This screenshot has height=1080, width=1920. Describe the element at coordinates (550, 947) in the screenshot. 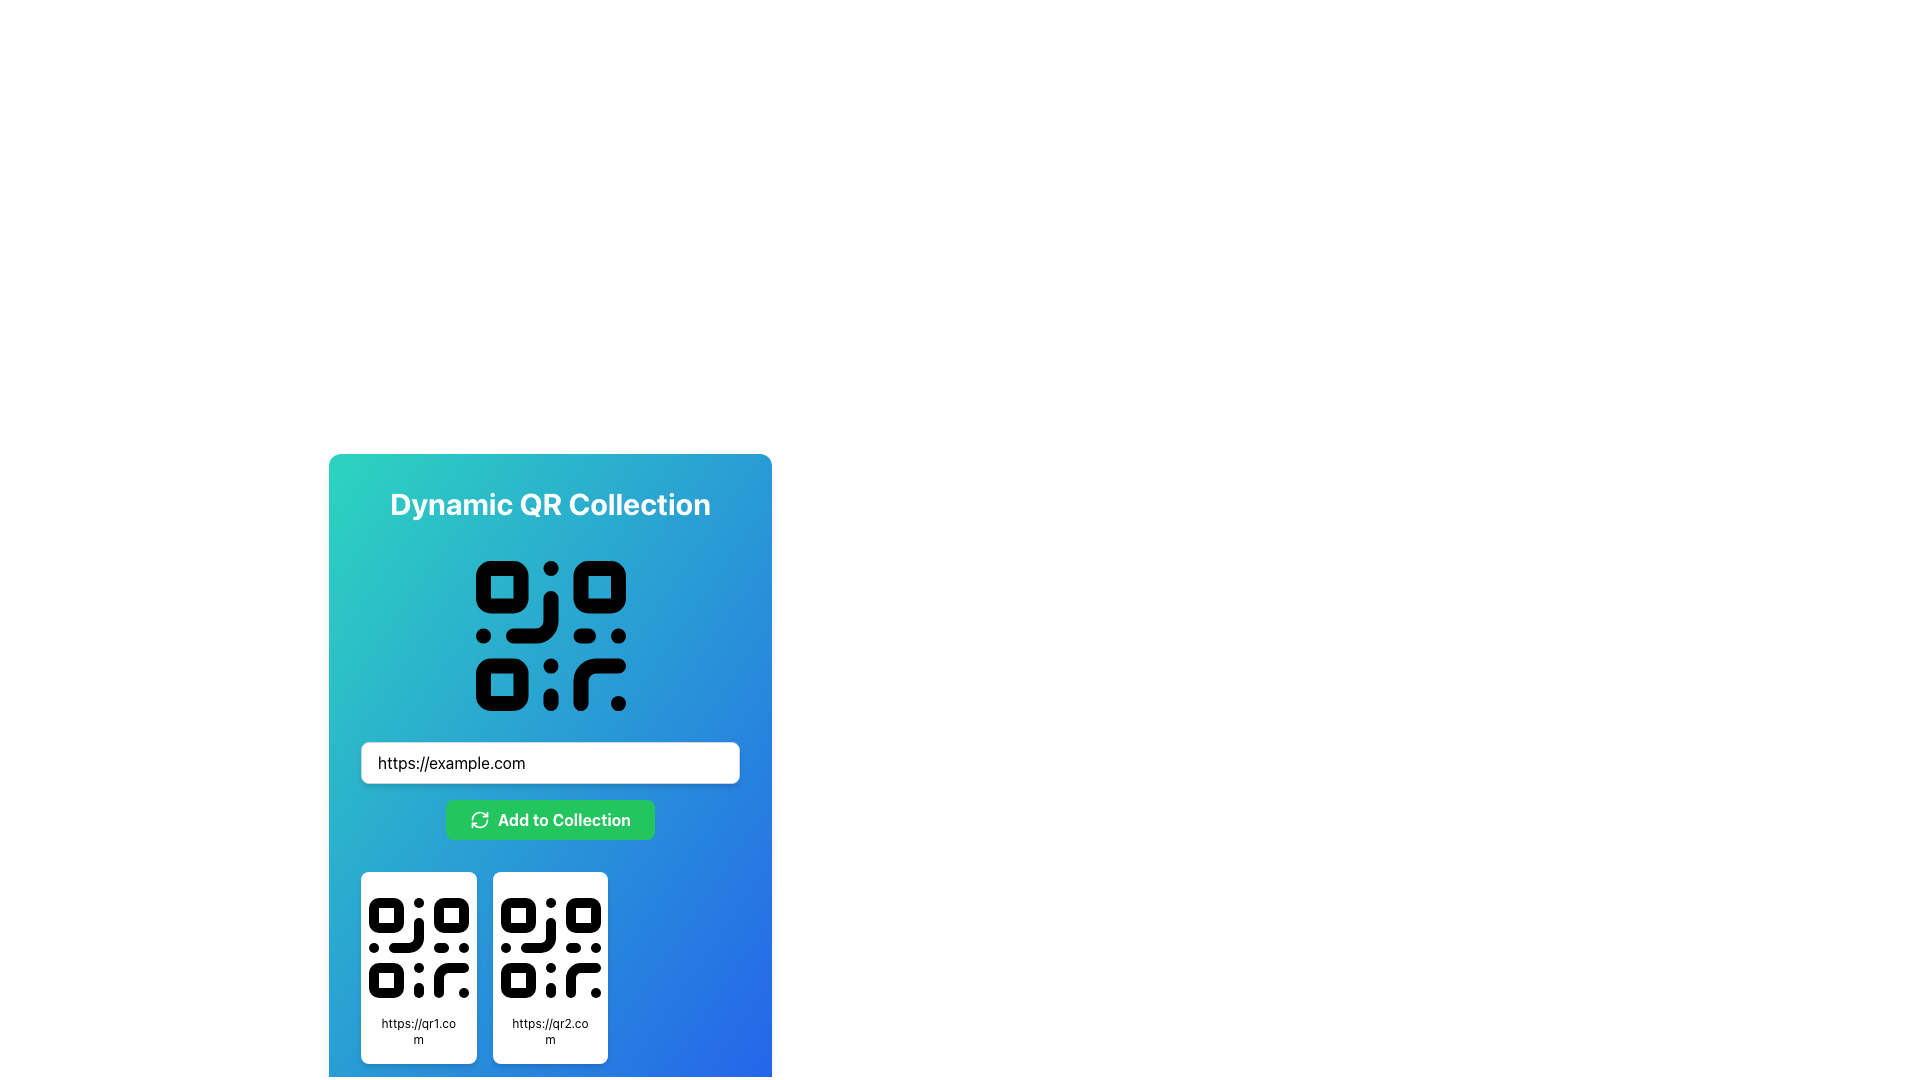

I see `the QR code icon located` at that location.